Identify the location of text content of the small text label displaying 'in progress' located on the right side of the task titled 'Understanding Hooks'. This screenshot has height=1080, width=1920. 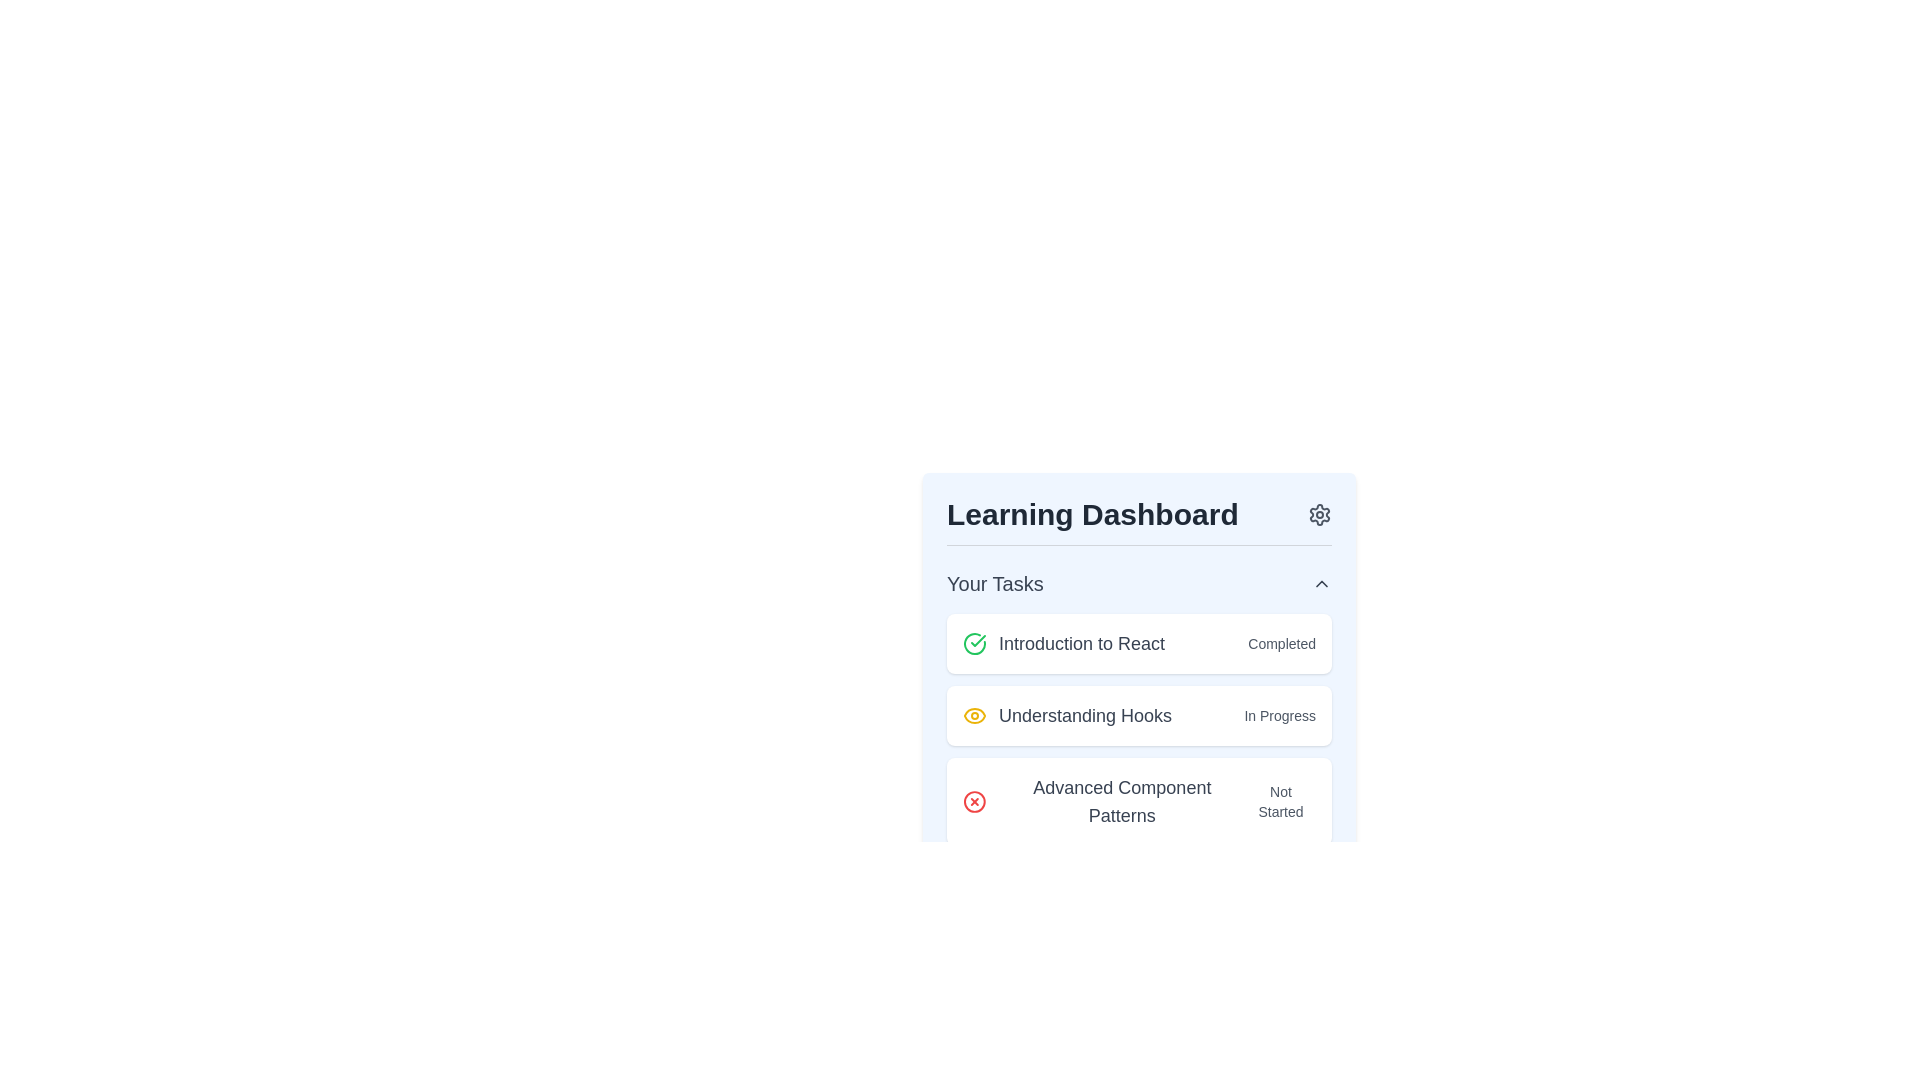
(1280, 715).